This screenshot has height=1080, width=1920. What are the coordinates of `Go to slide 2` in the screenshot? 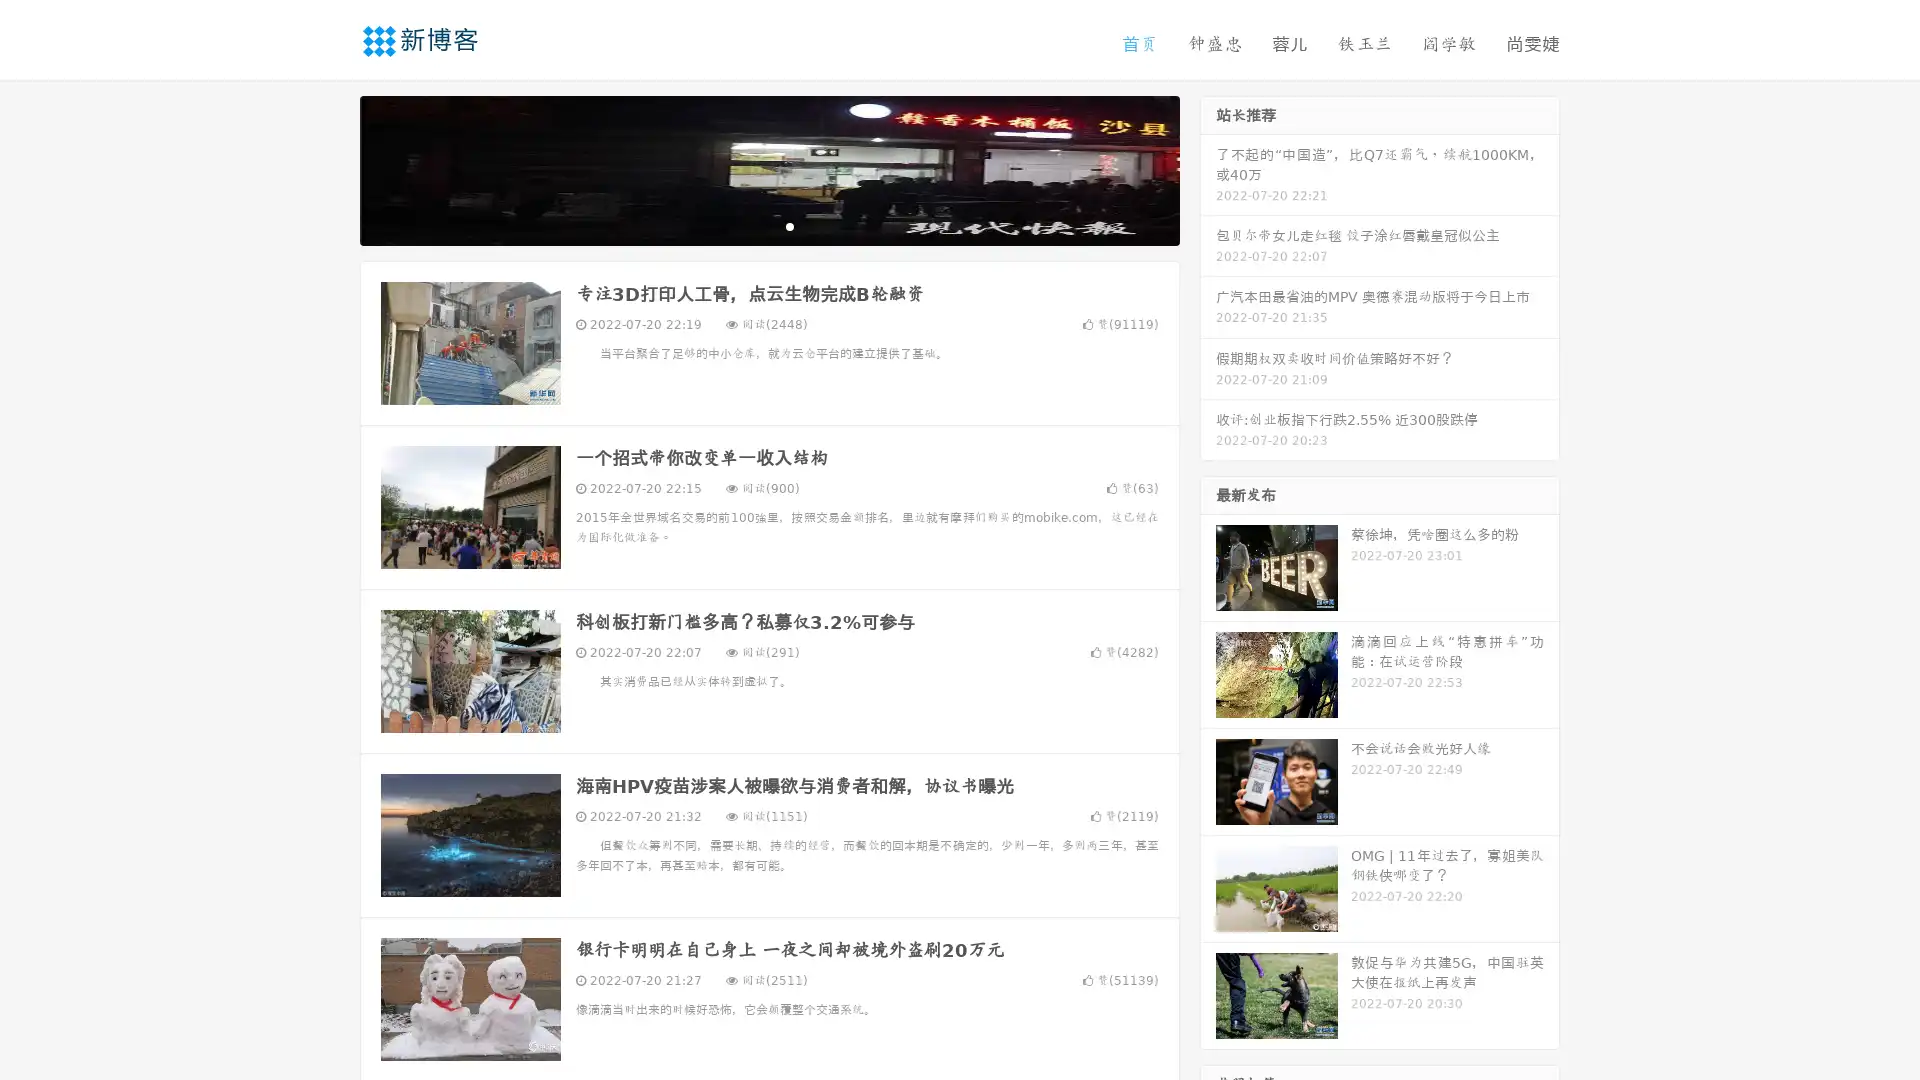 It's located at (768, 225).